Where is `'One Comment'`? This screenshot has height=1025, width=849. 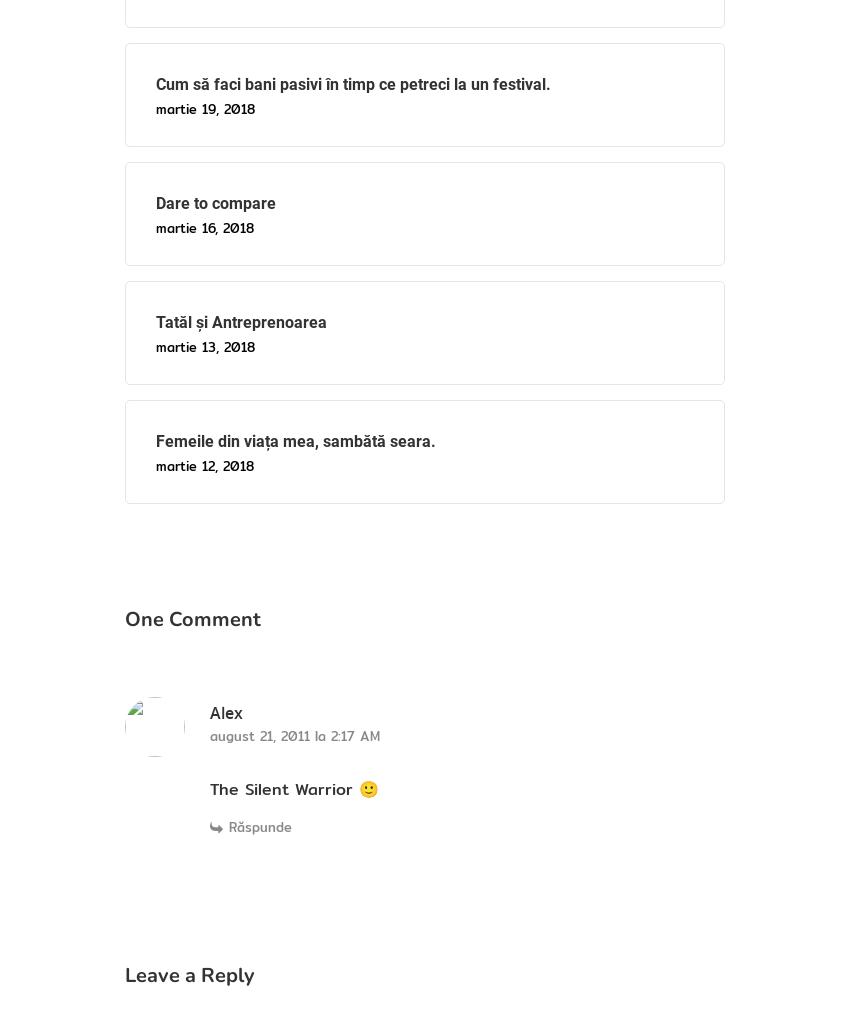 'One Comment' is located at coordinates (123, 617).